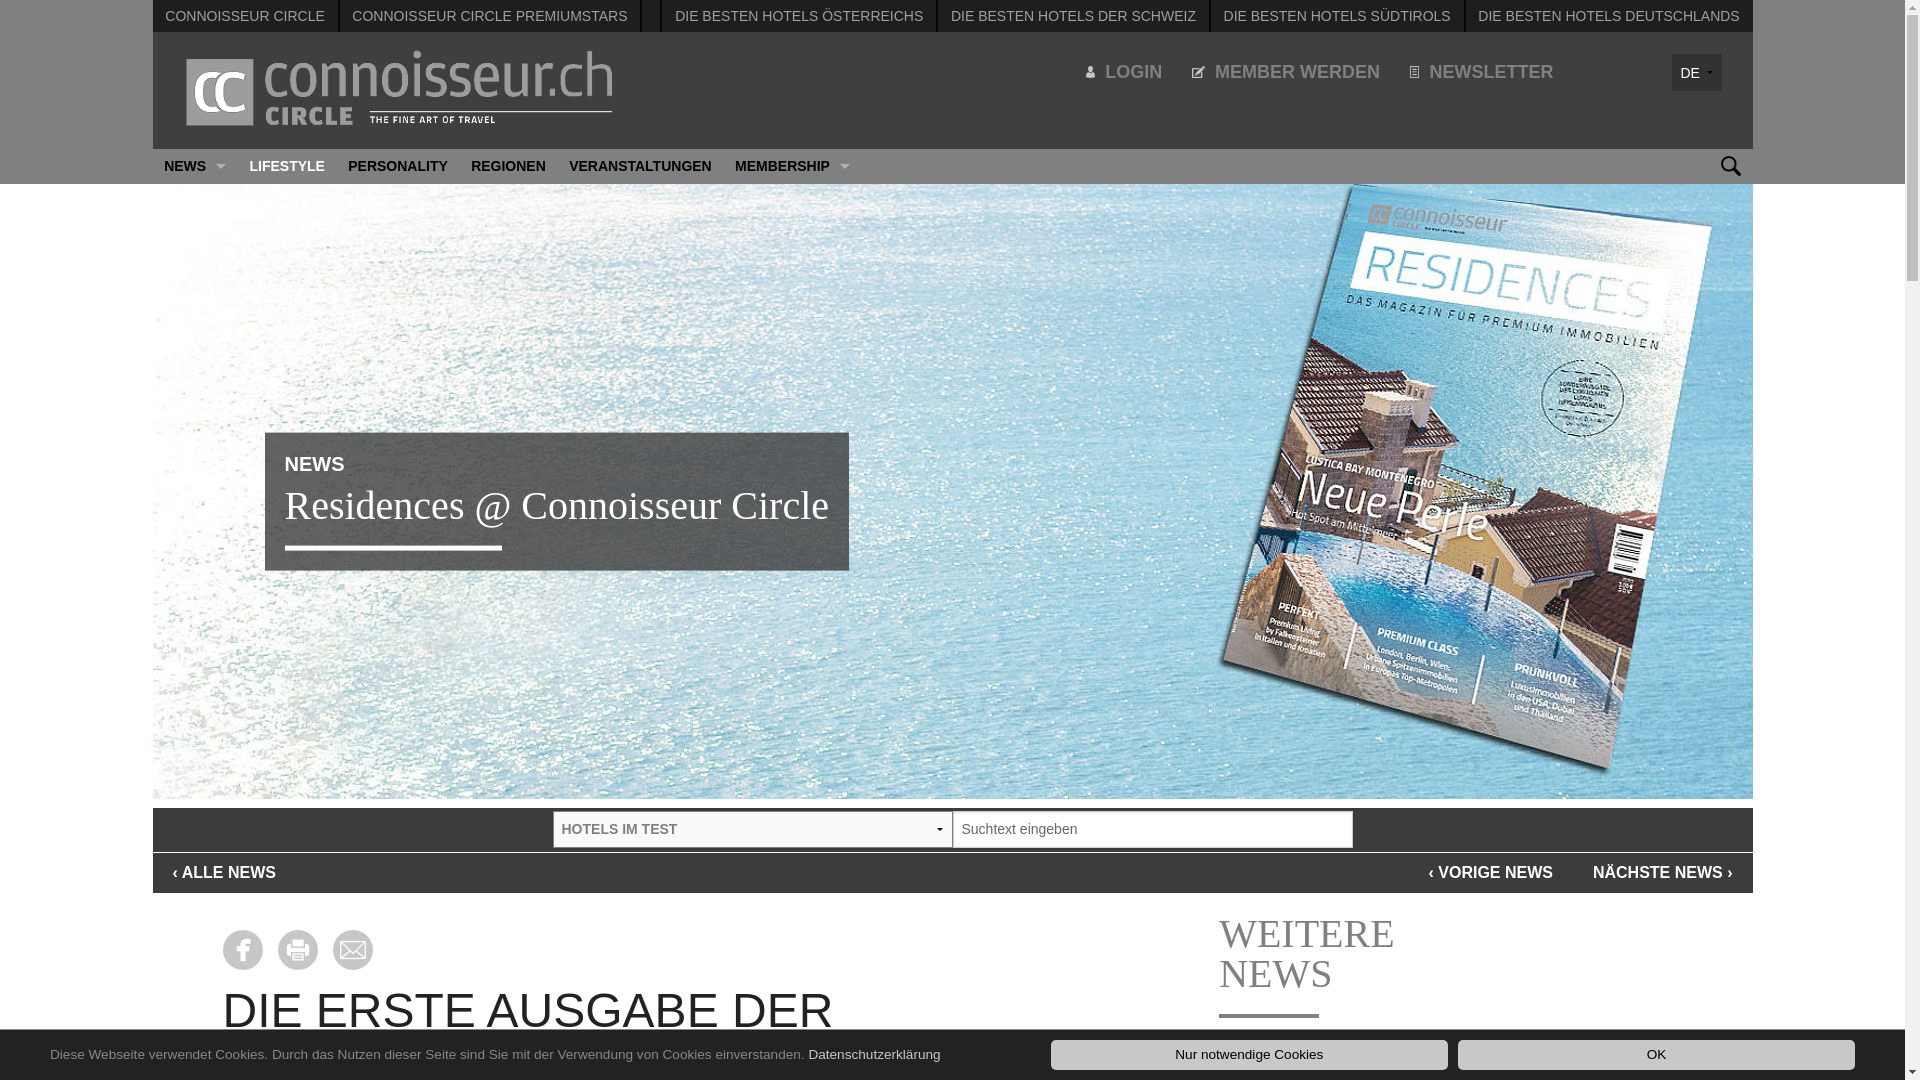  What do you see at coordinates (194, 235) in the screenshot?
I see `'AIR, ROAD & SEA'` at bounding box center [194, 235].